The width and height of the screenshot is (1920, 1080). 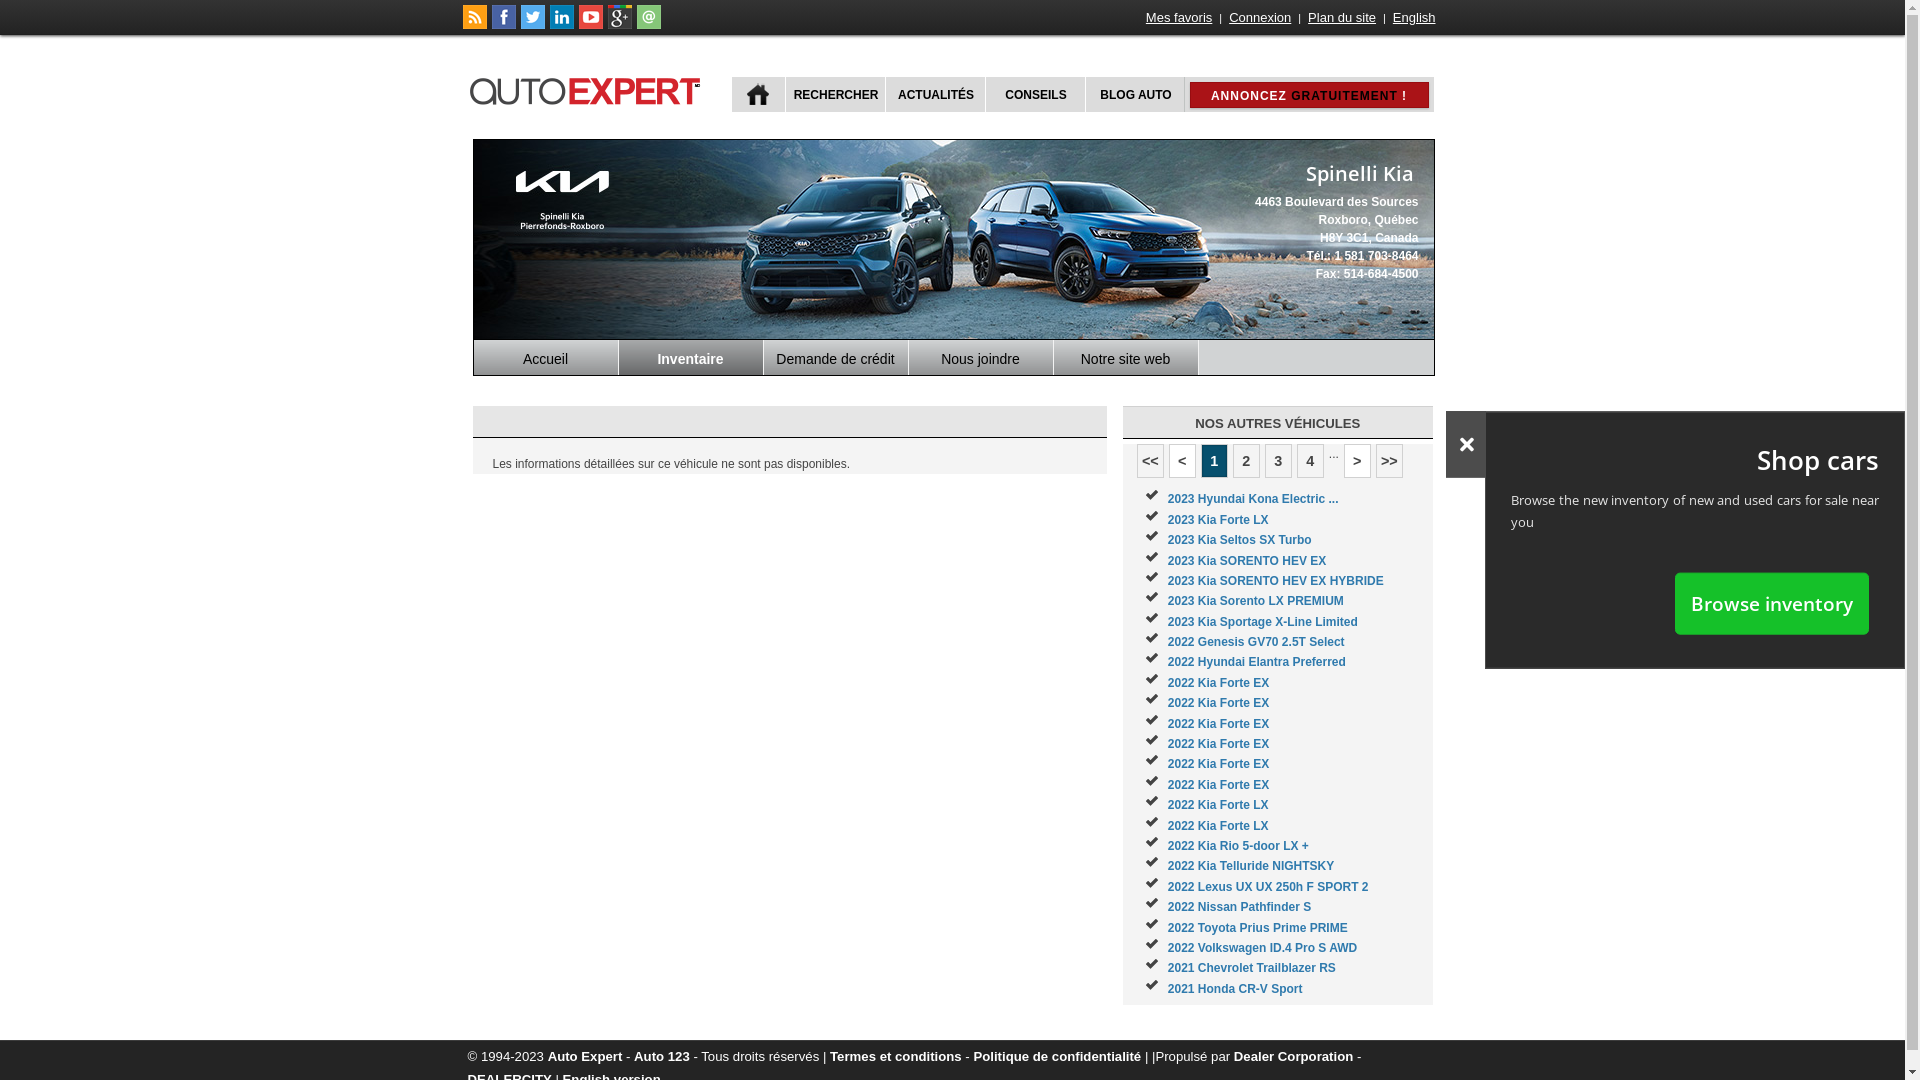 I want to click on '2023 Kia SORENTO HEV EX', so click(x=1167, y=560).